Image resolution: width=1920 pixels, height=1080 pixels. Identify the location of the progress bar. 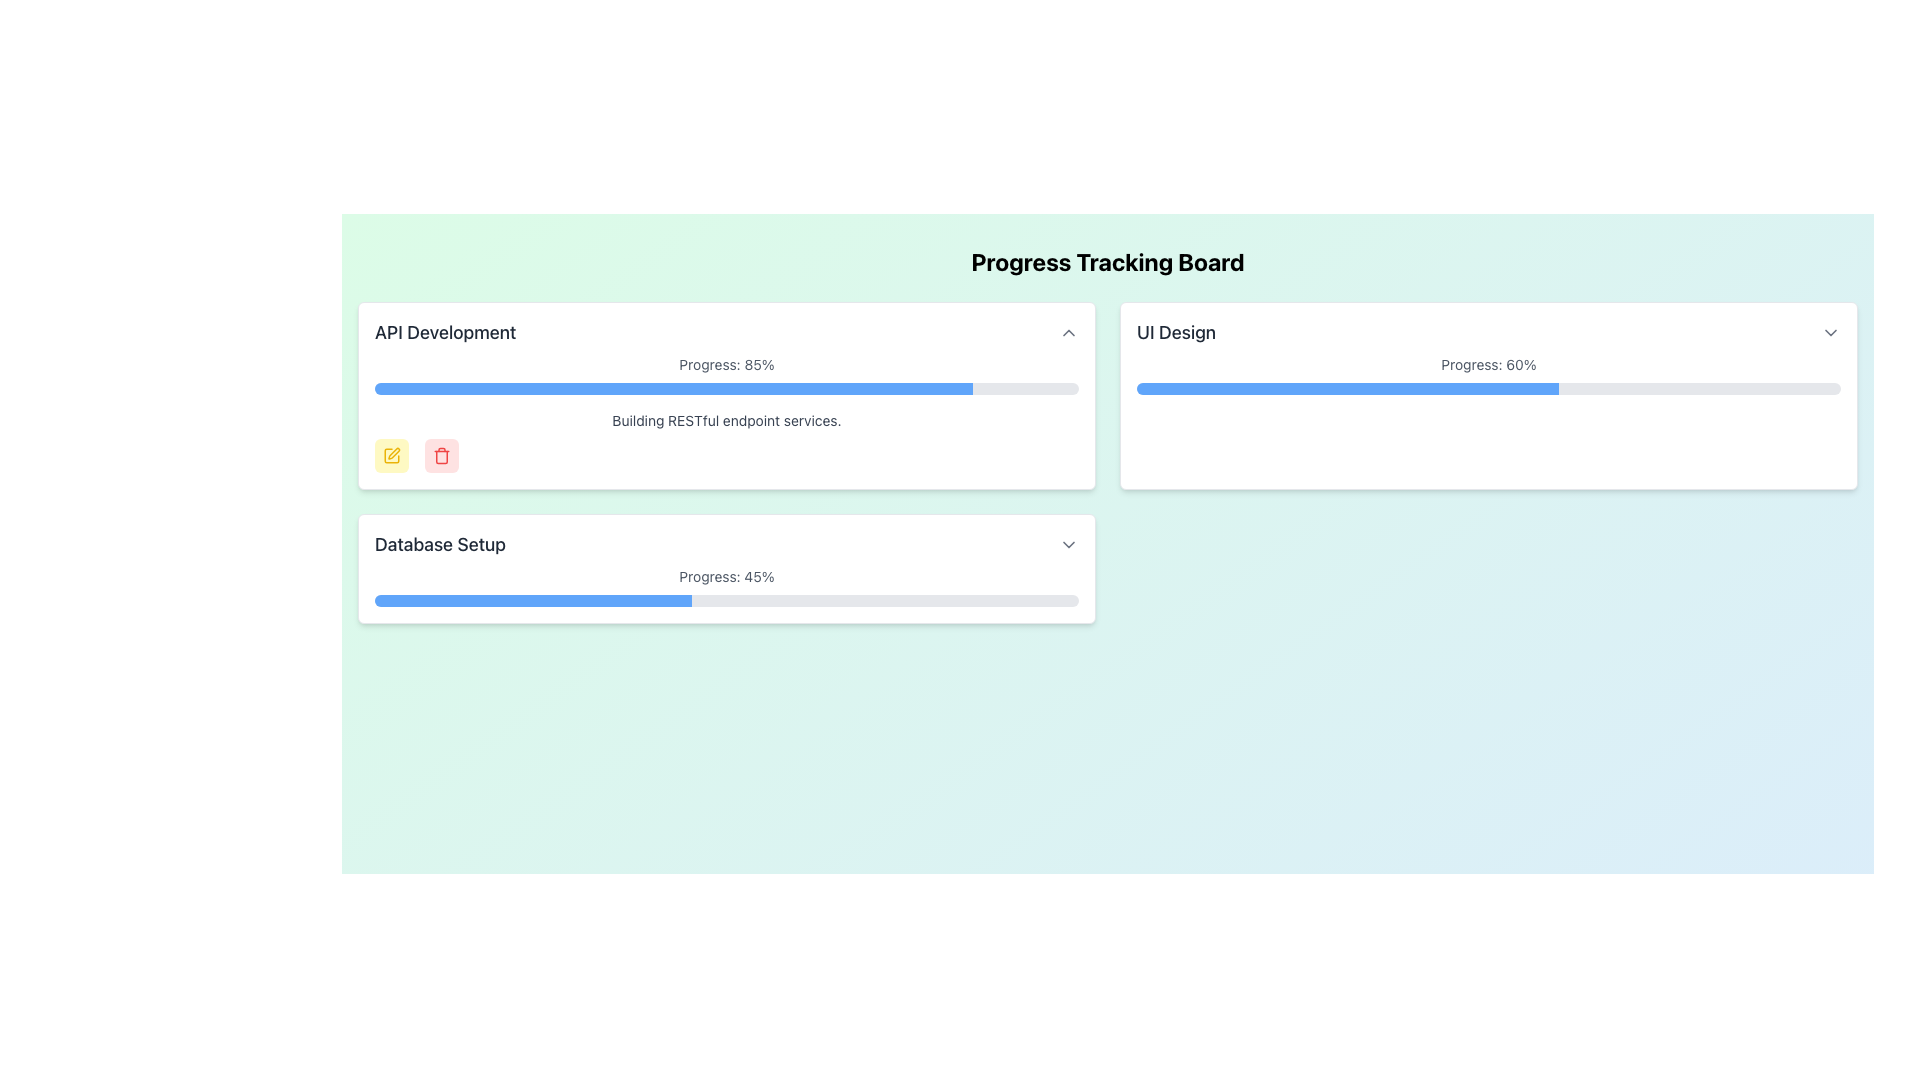
(620, 600).